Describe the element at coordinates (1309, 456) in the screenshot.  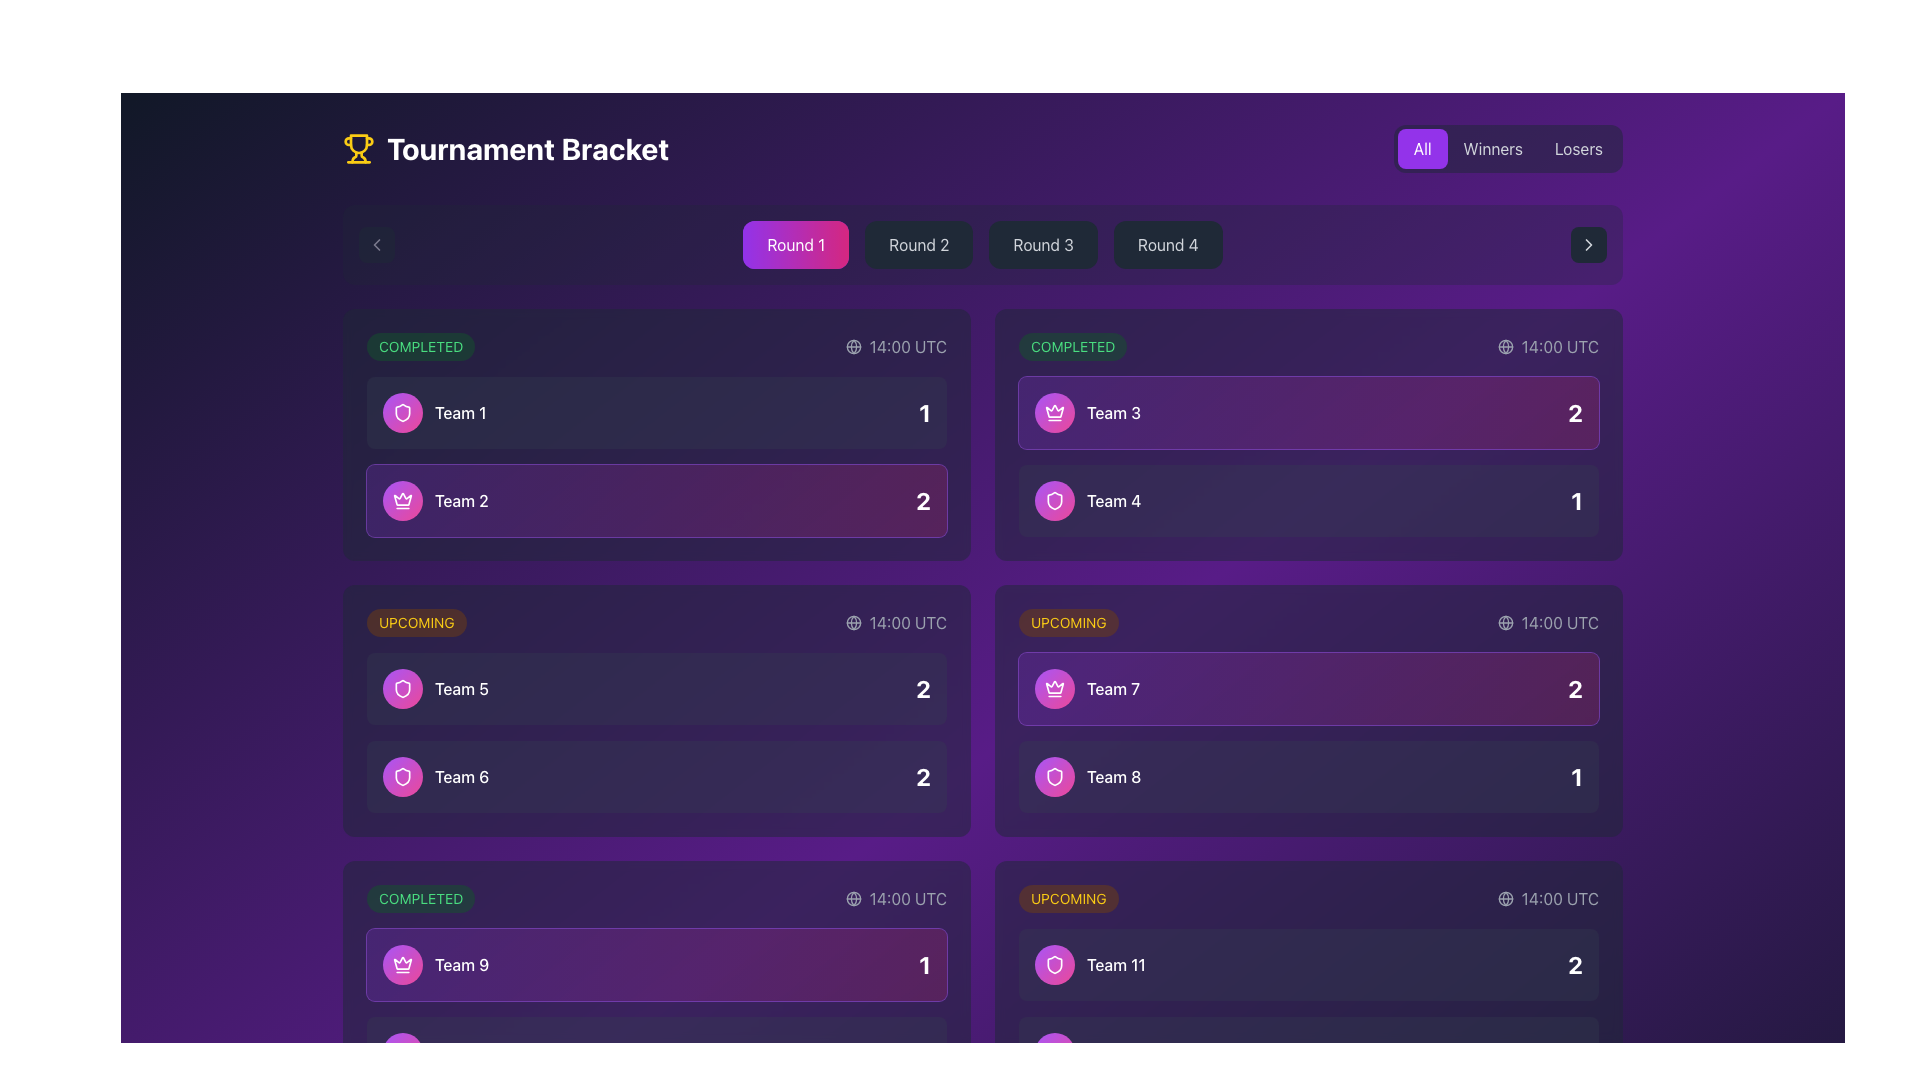
I see `the Matchup Information Panel displaying the outcome of the completed match between 'Team 3' and 'Team 4'` at that location.